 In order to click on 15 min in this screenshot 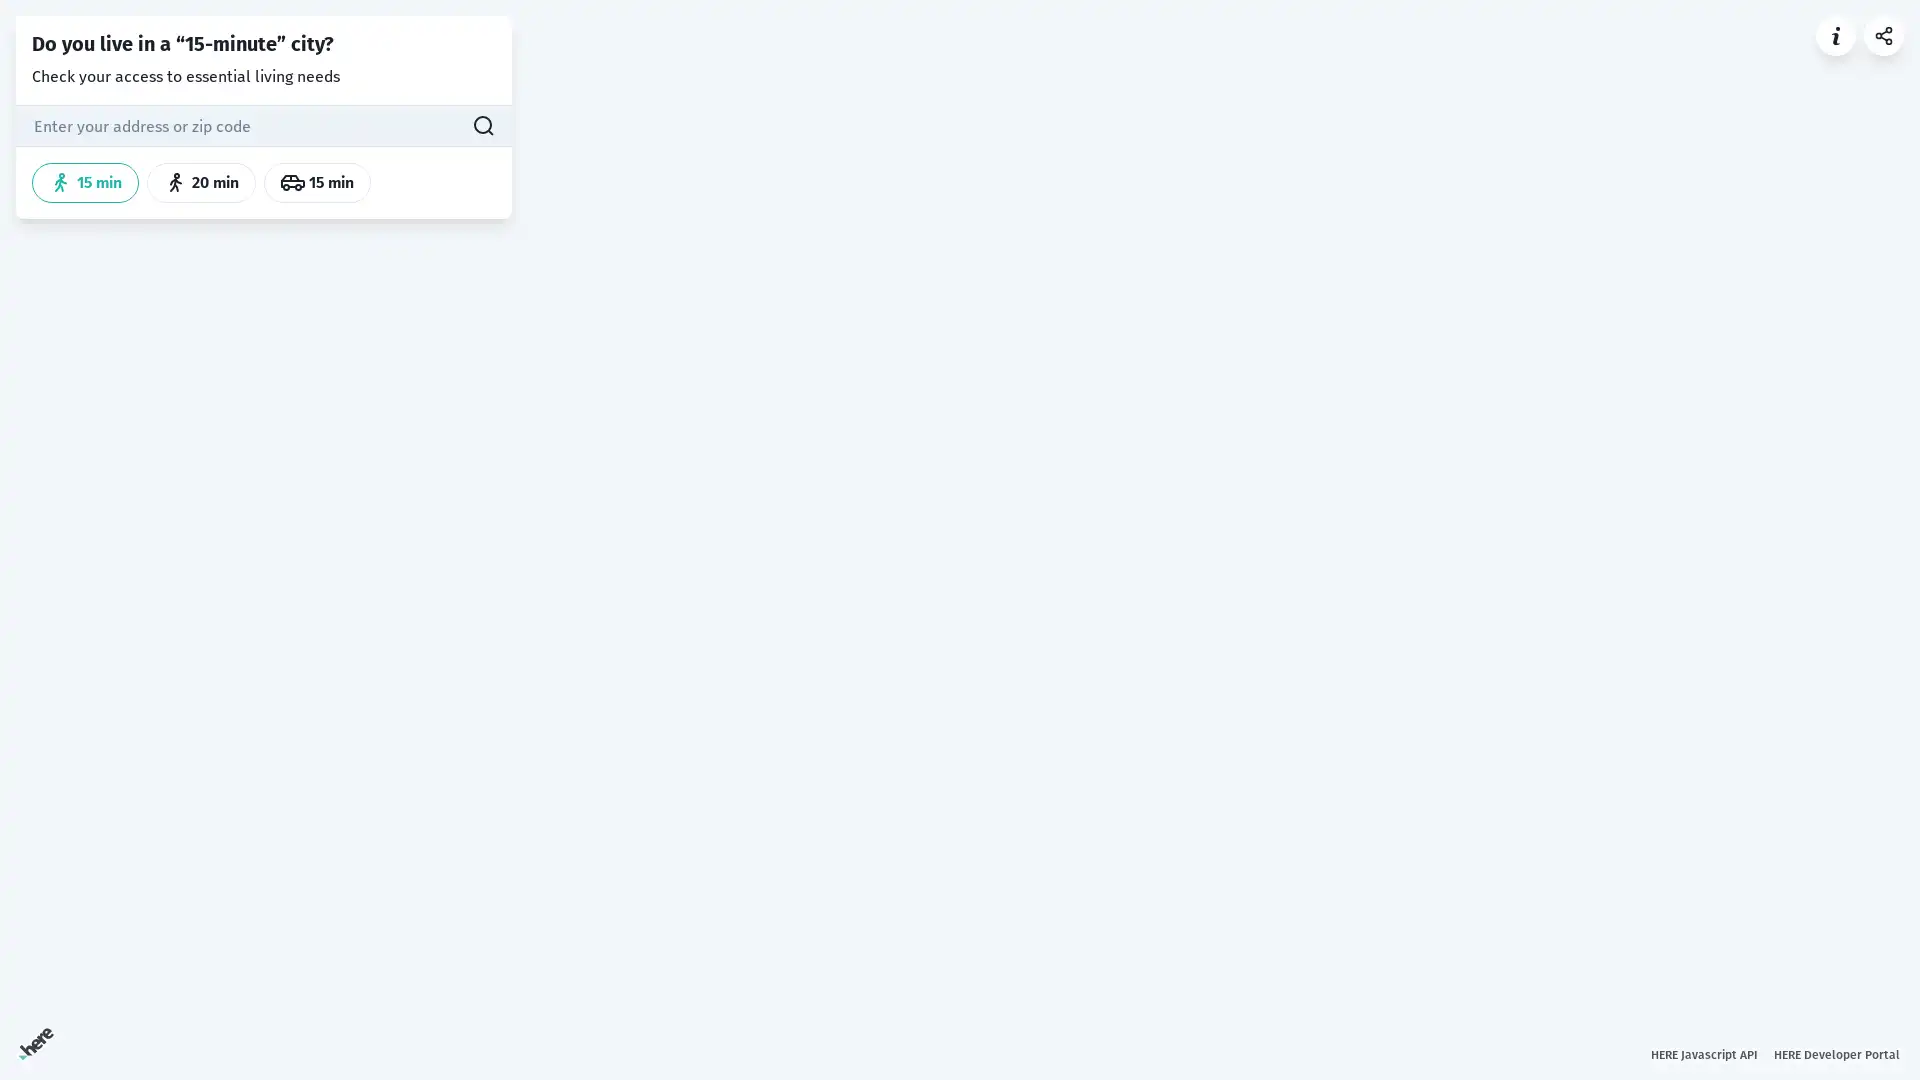, I will do `click(316, 182)`.